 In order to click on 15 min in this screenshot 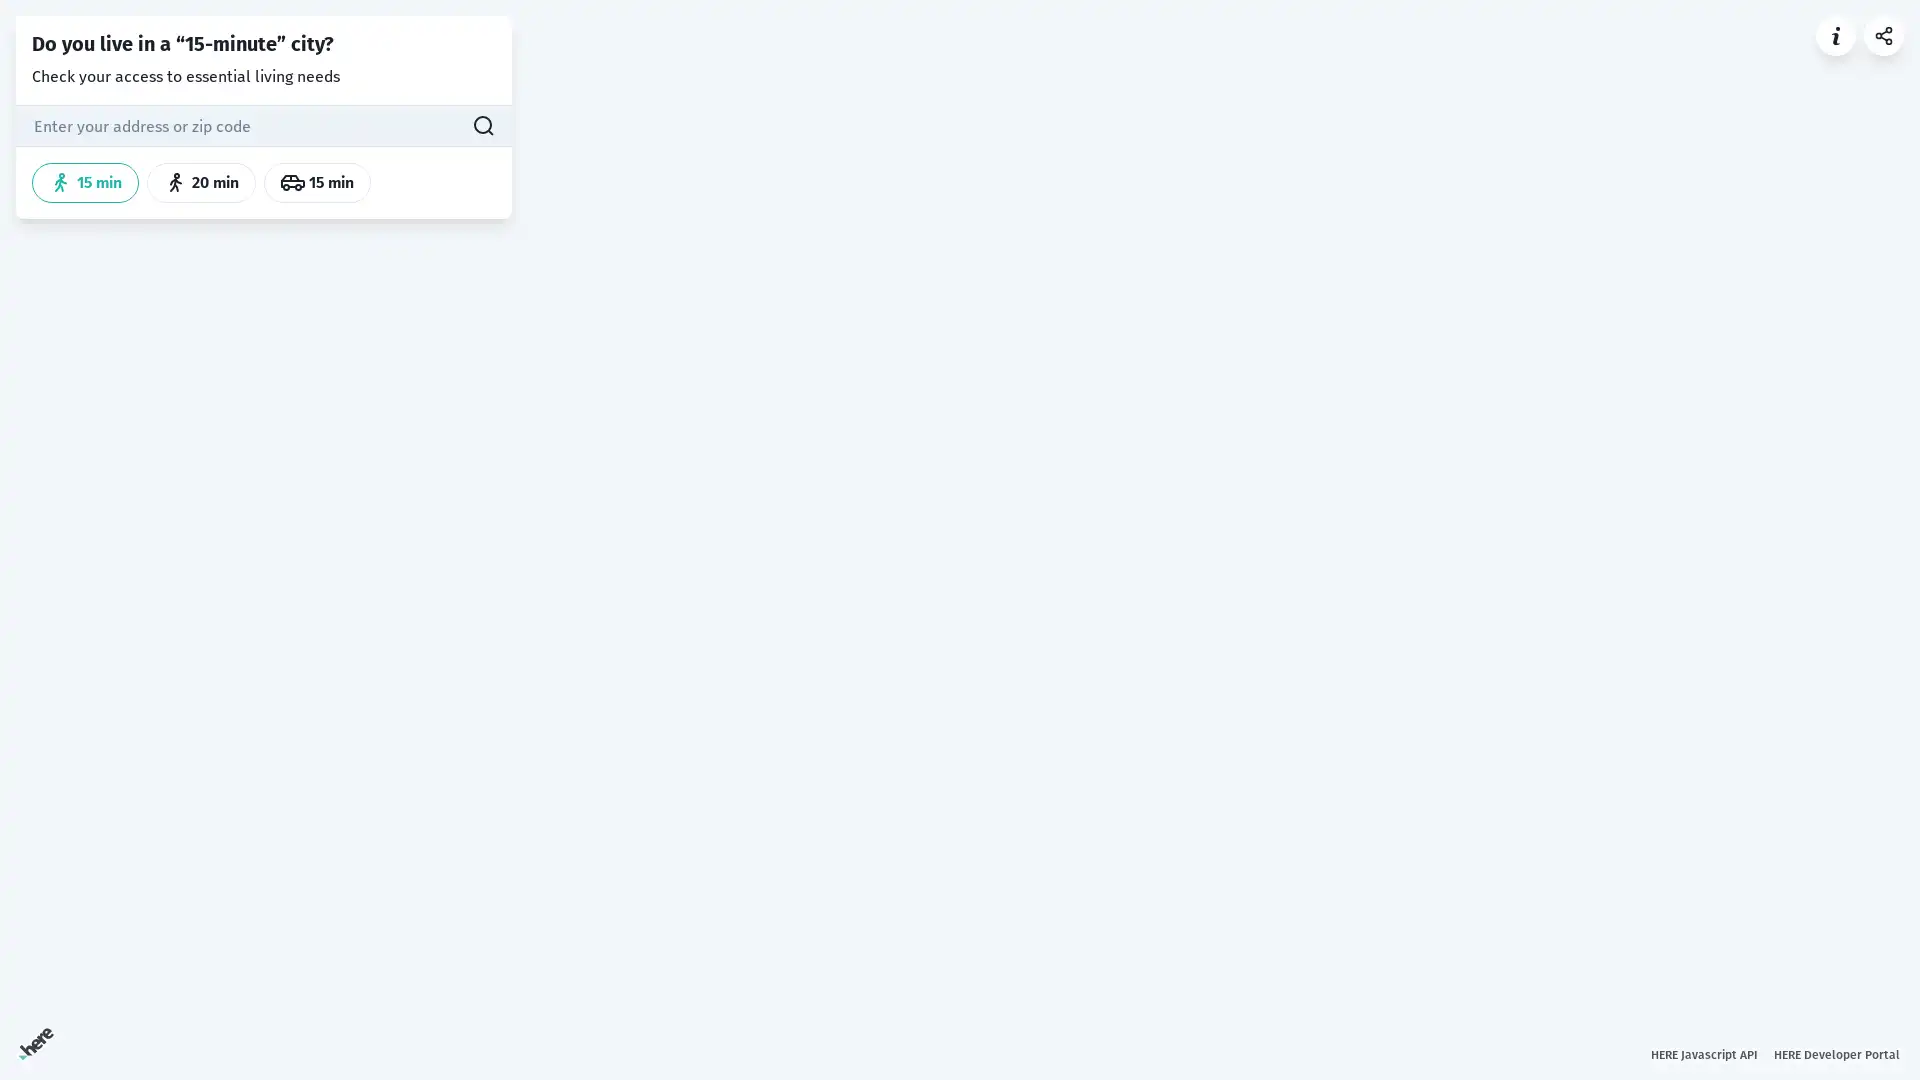, I will do `click(316, 182)`.